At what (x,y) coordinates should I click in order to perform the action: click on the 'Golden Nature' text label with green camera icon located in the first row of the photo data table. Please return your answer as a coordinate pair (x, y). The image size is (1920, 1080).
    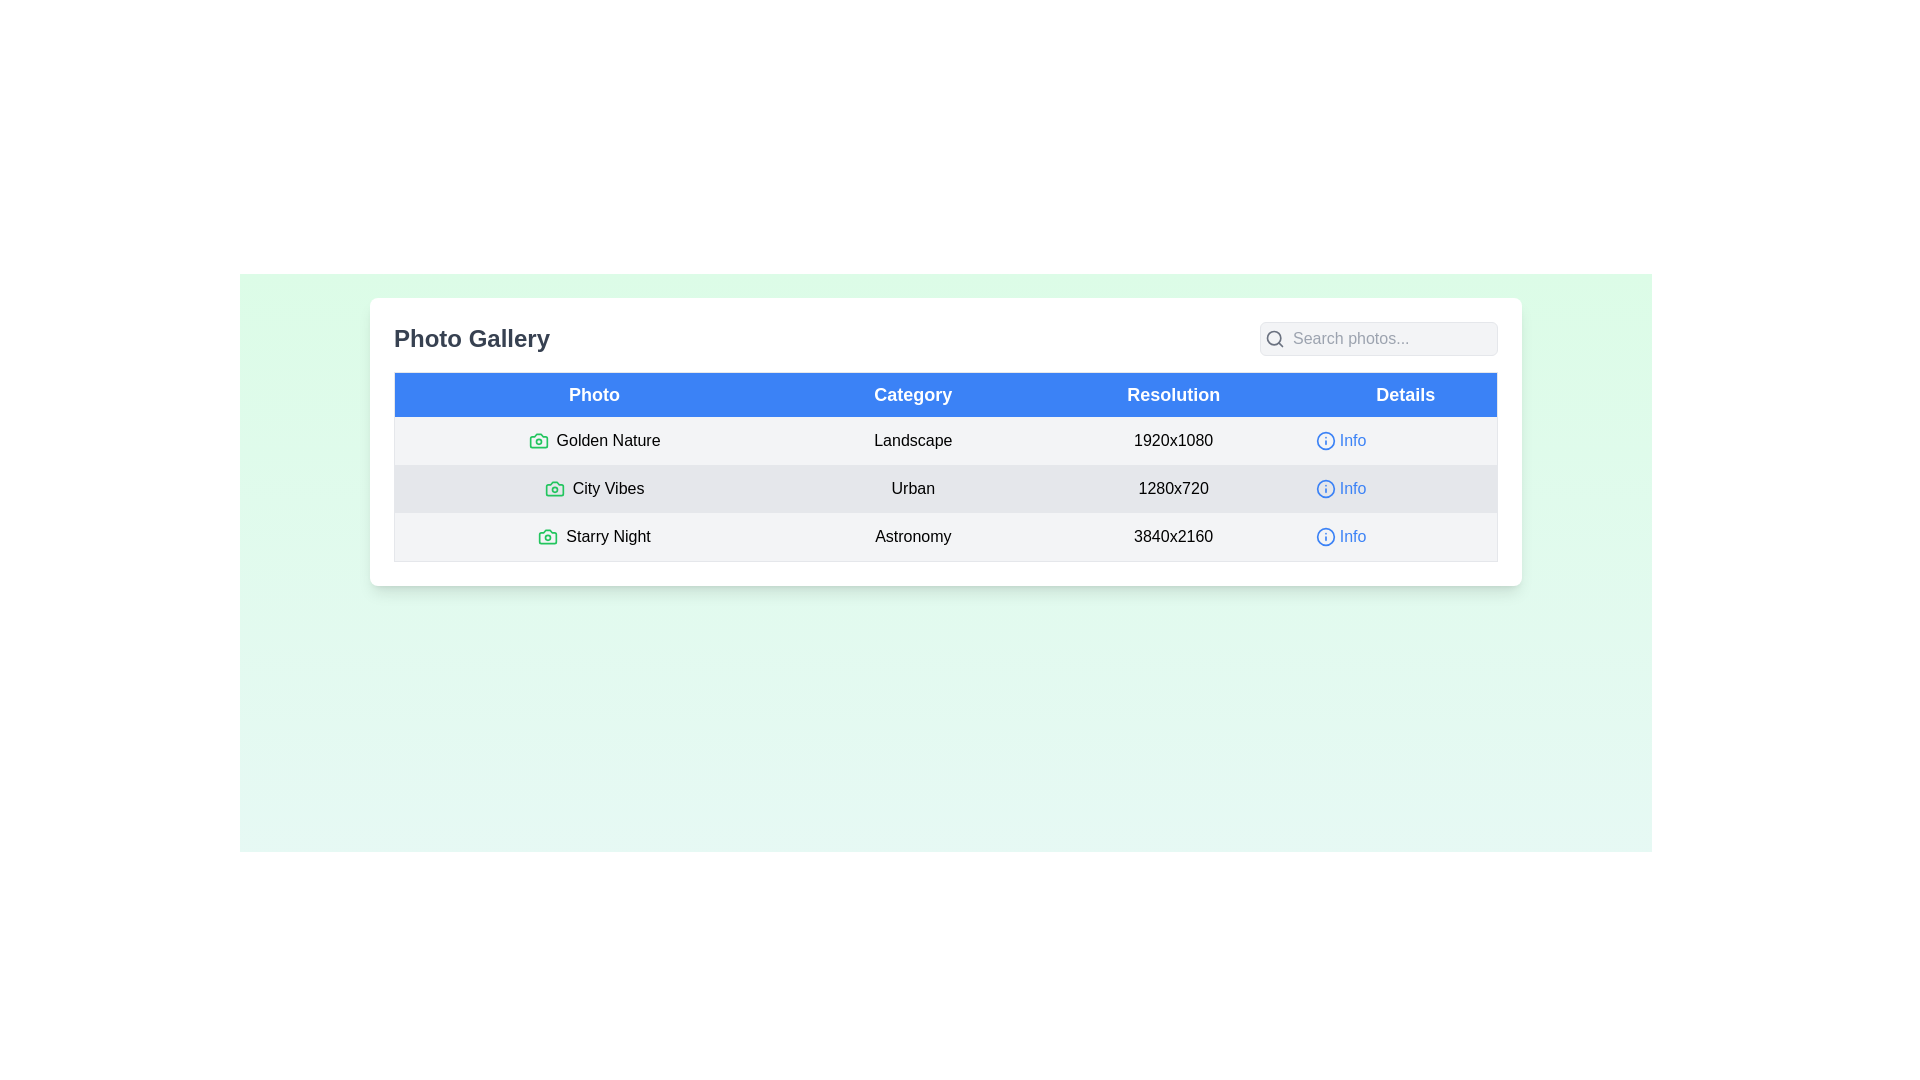
    Looking at the image, I should click on (593, 439).